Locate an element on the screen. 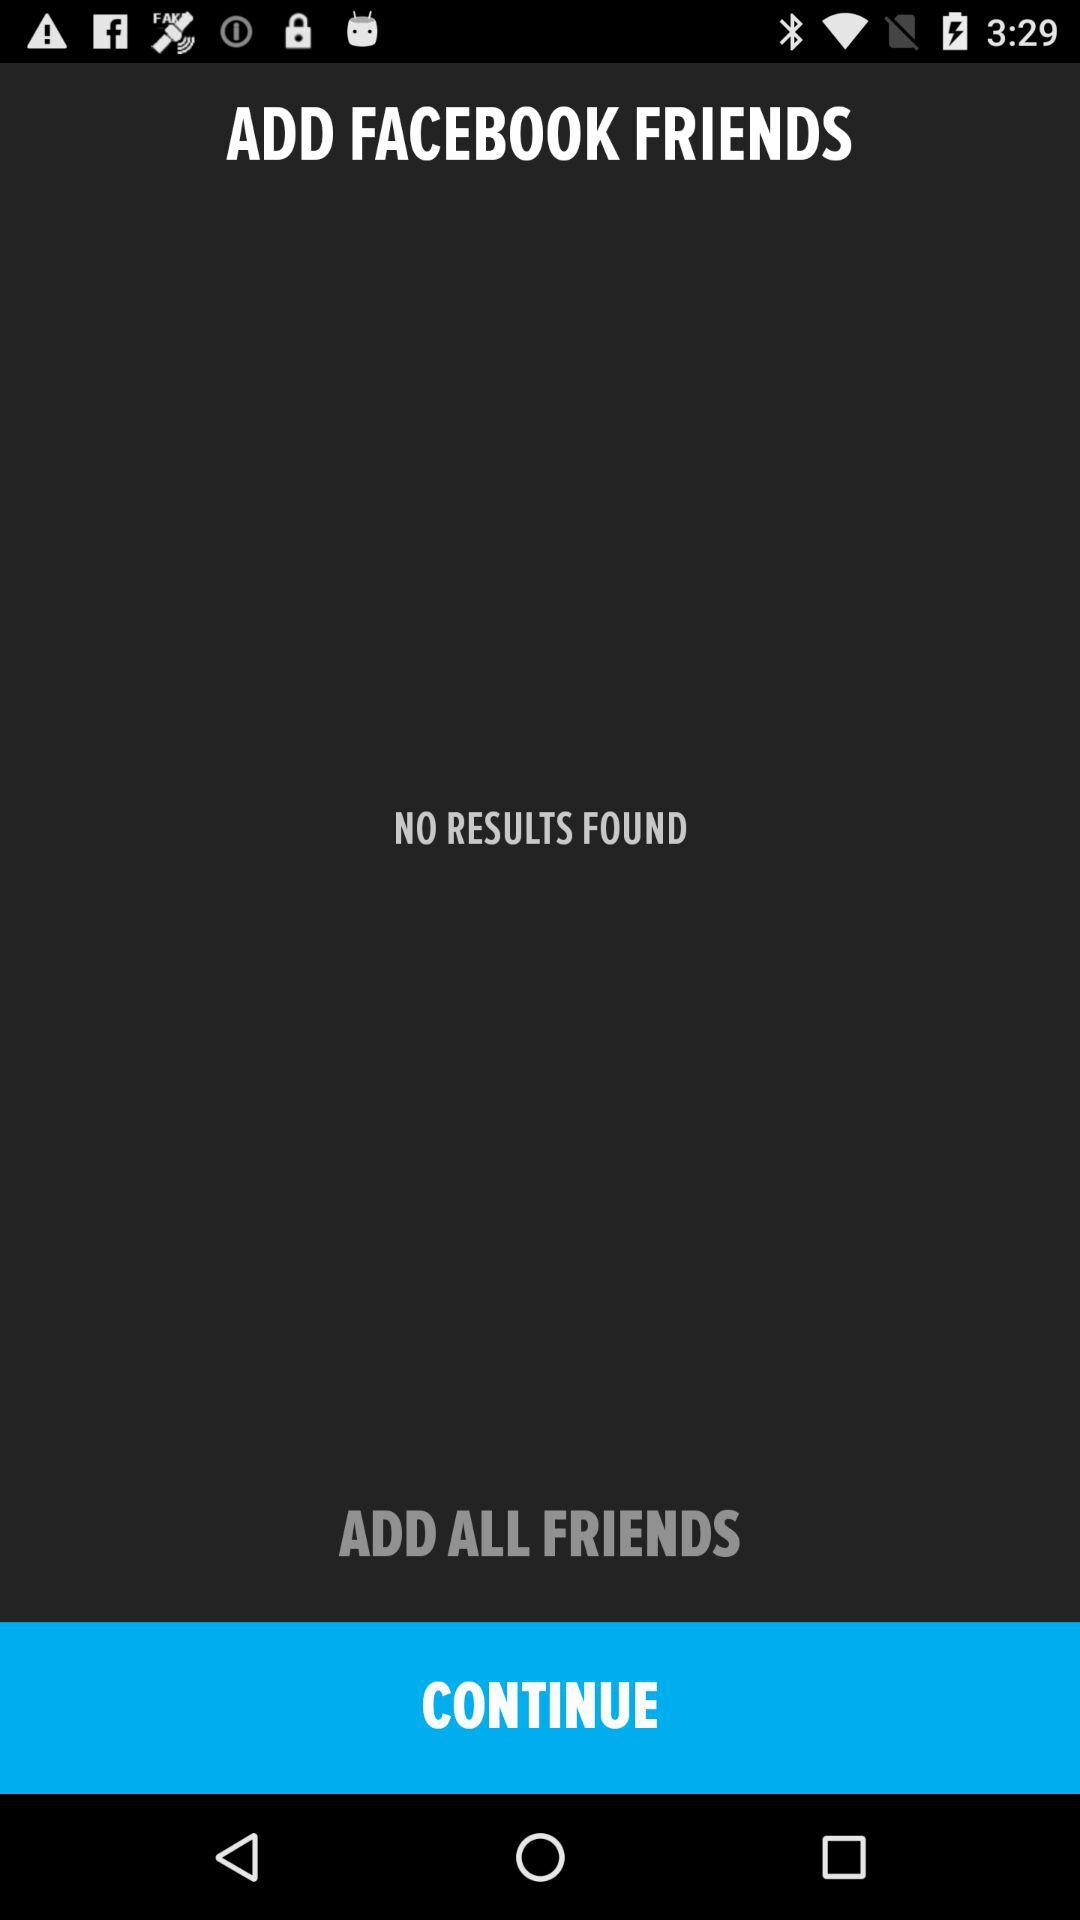 This screenshot has height=1920, width=1080. icon below the add all friends is located at coordinates (540, 1707).